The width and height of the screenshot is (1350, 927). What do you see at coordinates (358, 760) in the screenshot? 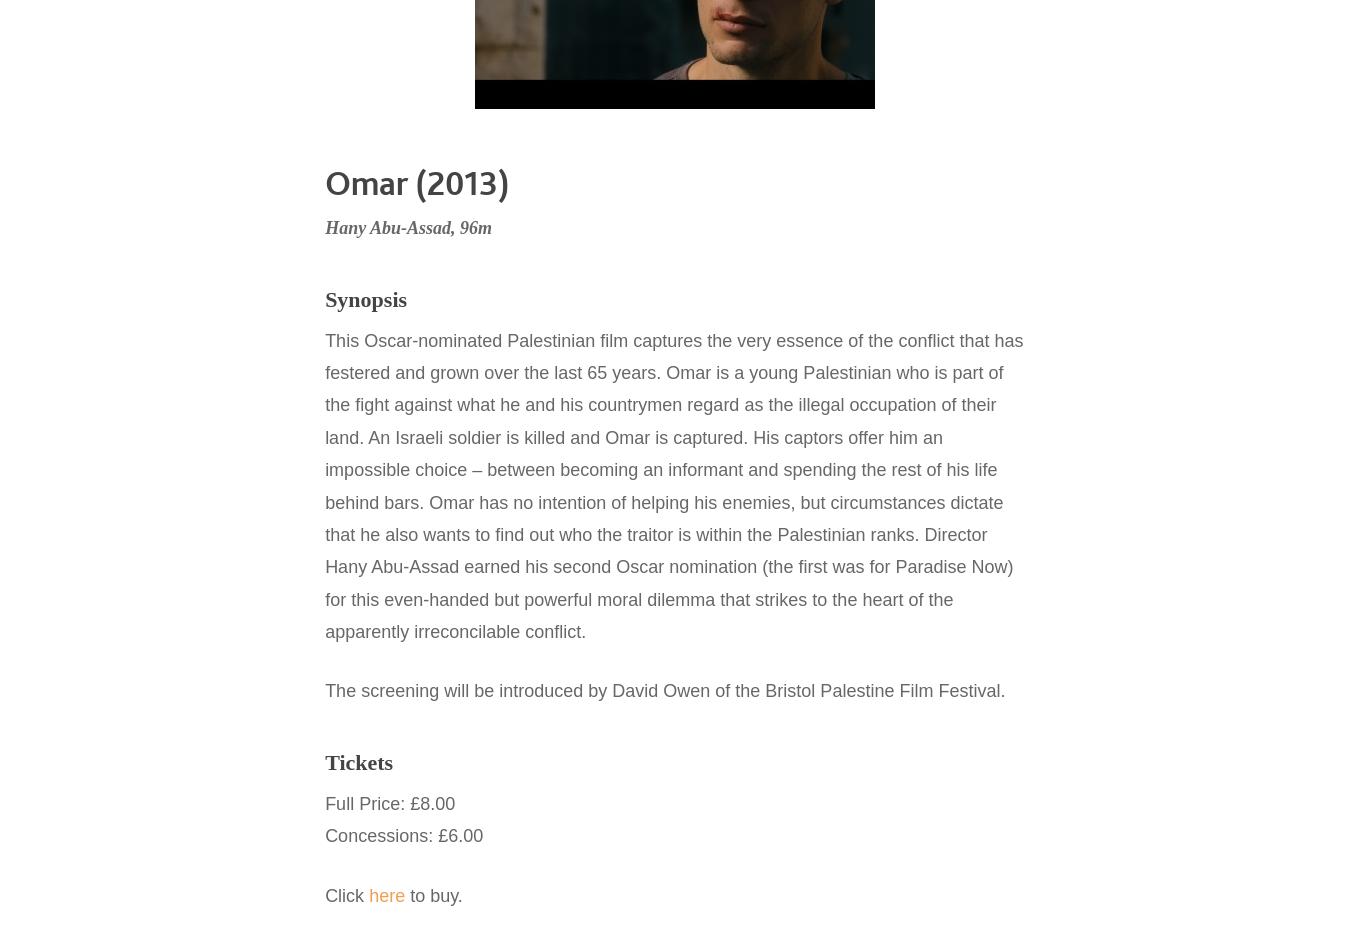
I see `'Tickets'` at bounding box center [358, 760].